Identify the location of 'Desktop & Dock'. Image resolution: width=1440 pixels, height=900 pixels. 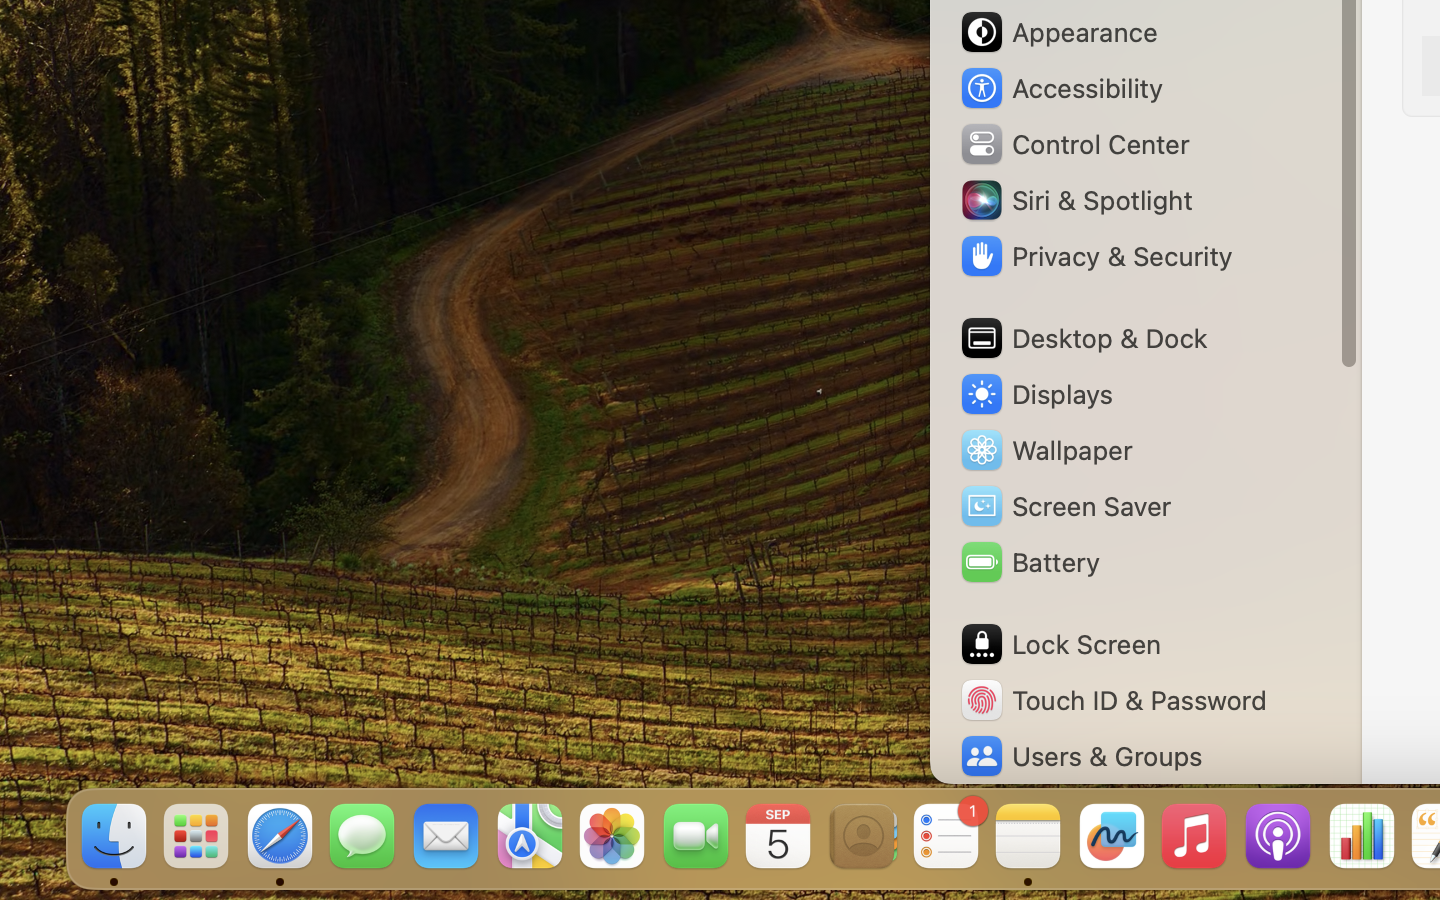
(1082, 338).